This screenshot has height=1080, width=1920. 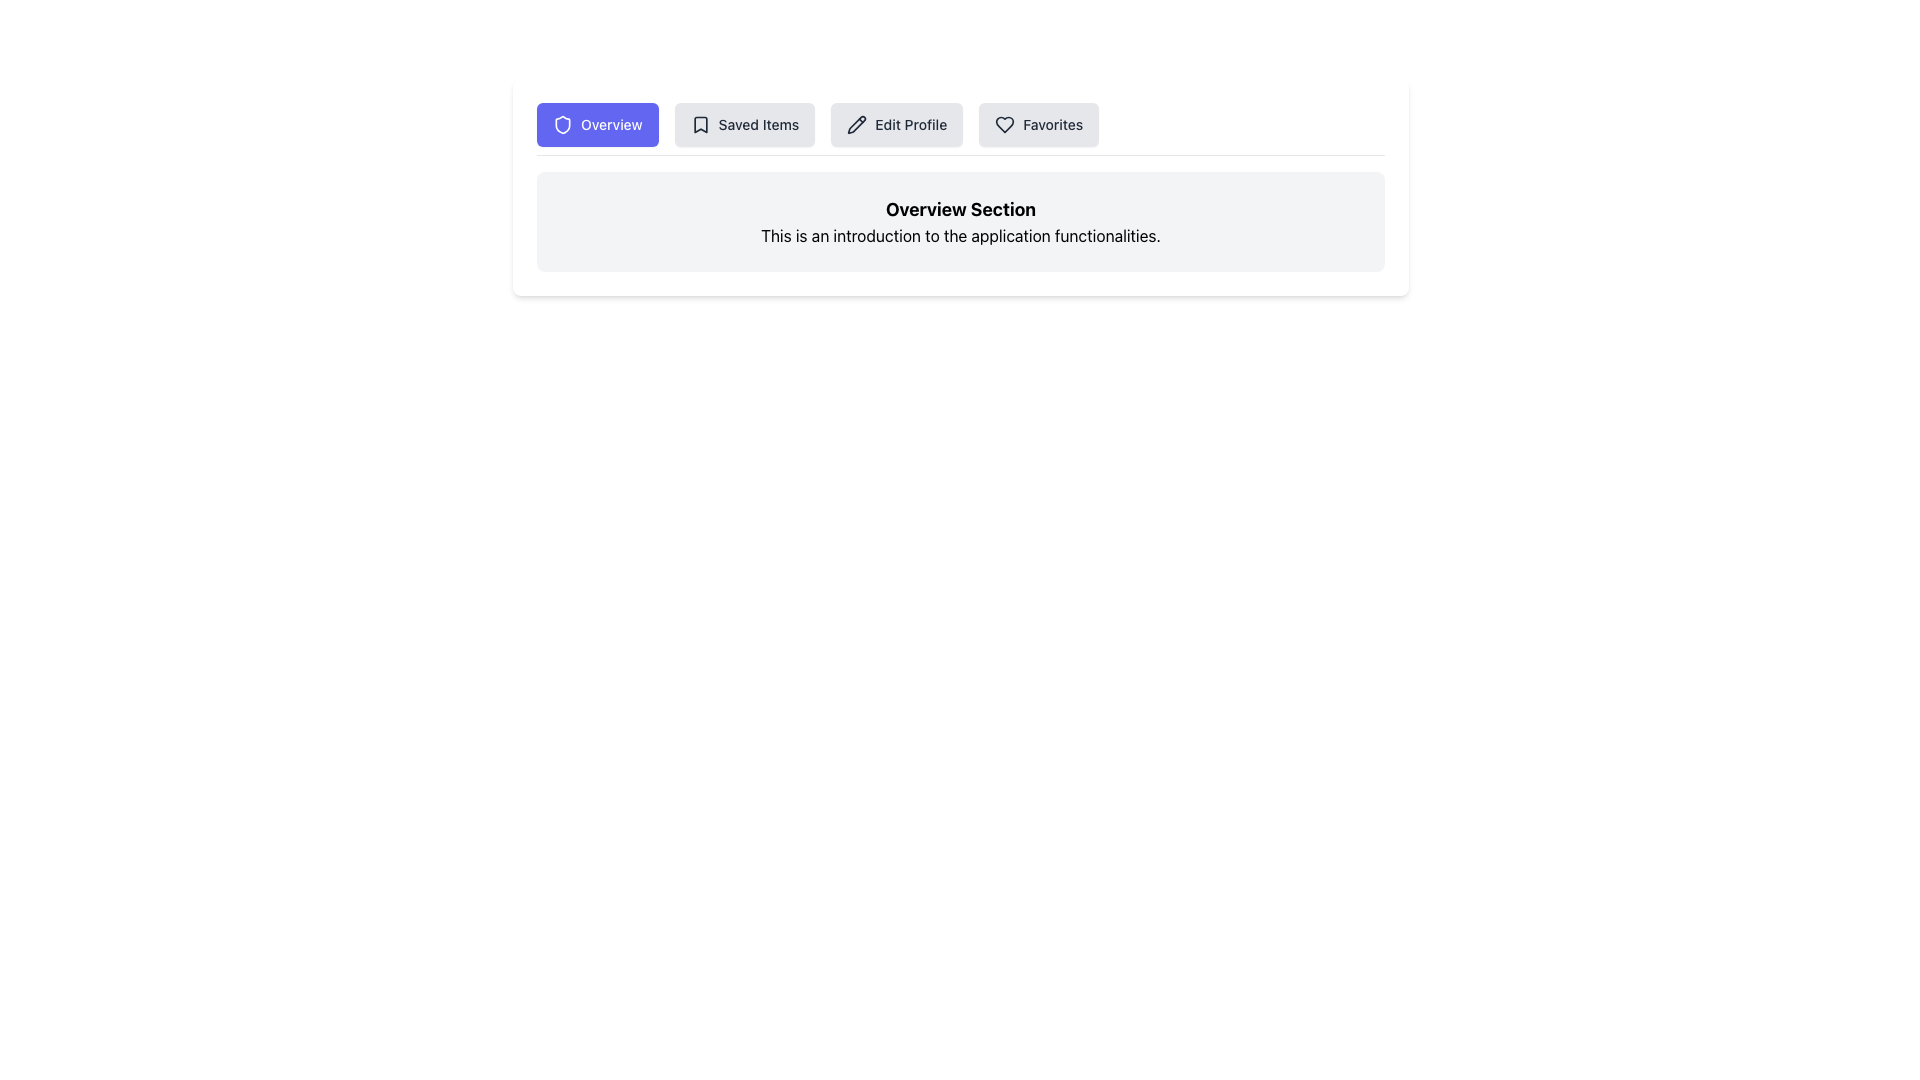 What do you see at coordinates (1039, 124) in the screenshot?
I see `the 'Favorites' button in the navigation bar` at bounding box center [1039, 124].